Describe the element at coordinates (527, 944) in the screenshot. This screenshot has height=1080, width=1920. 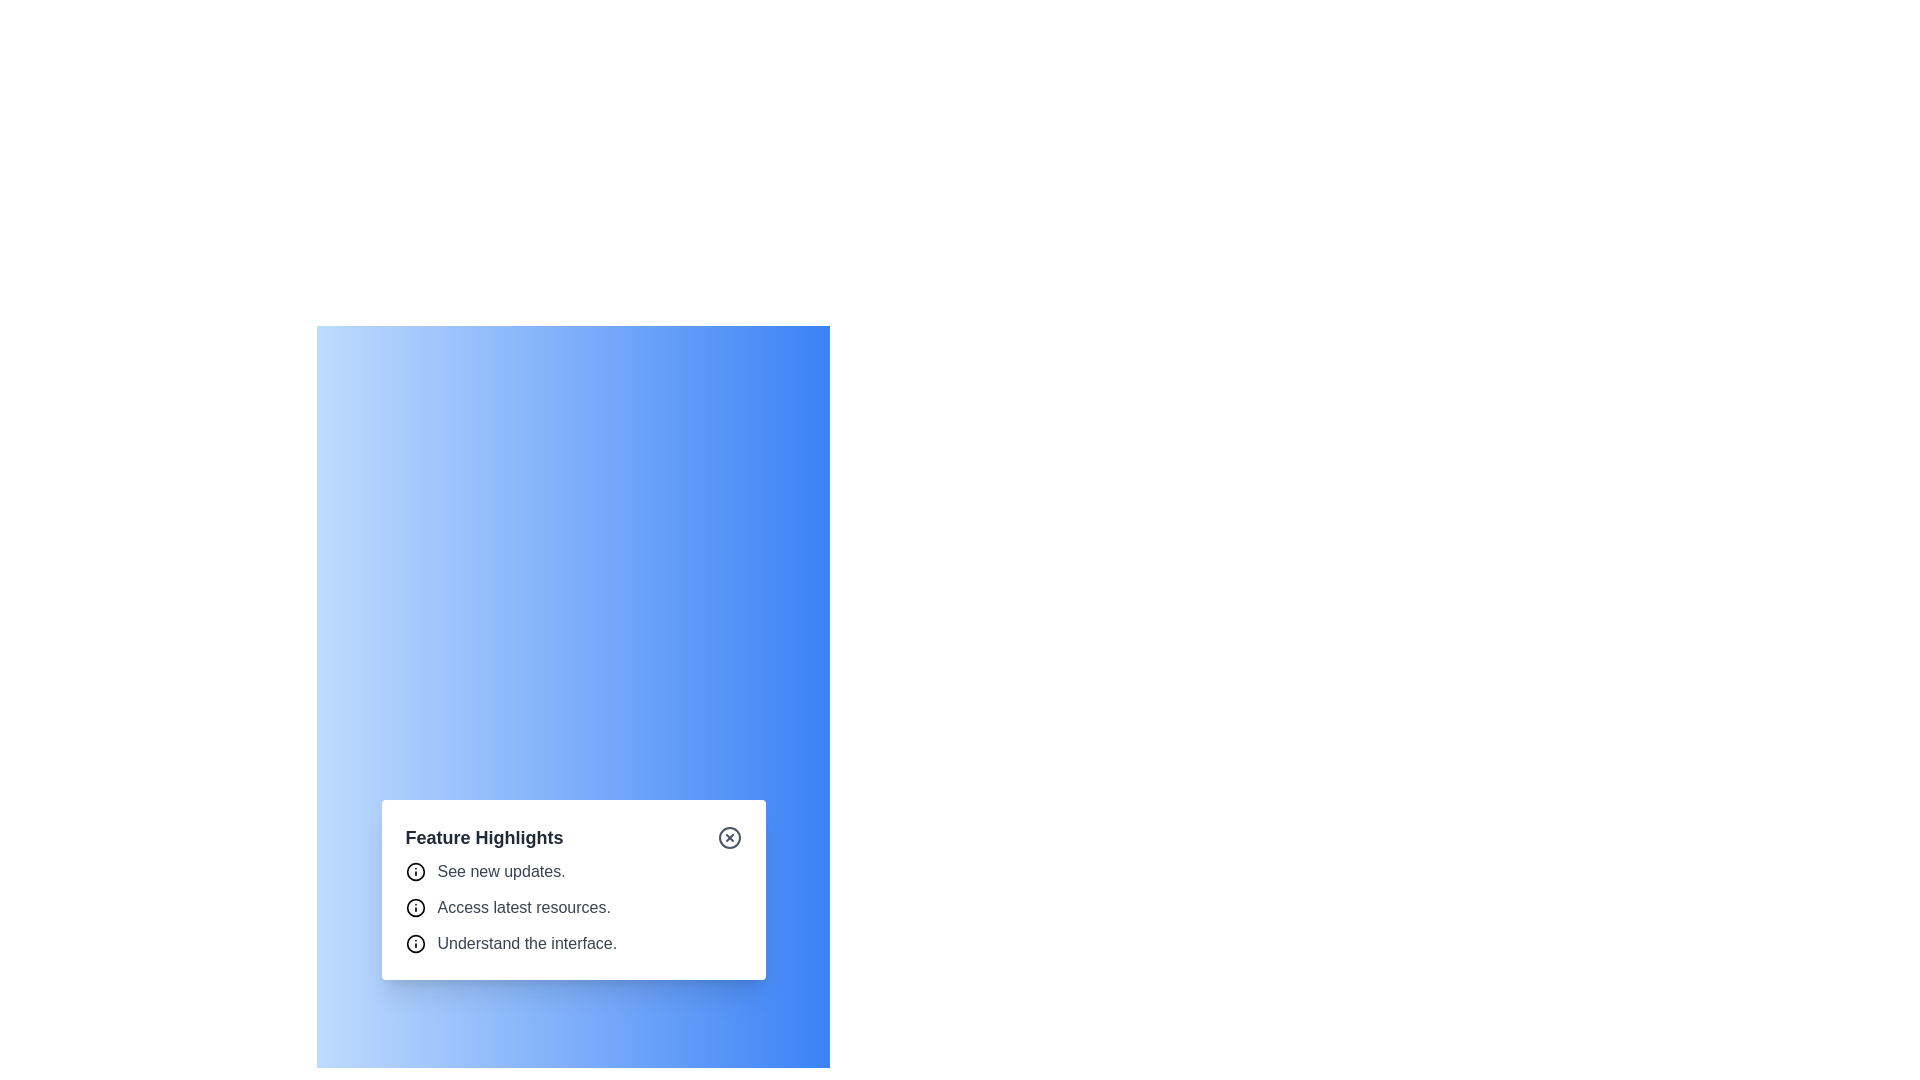
I see `the text label that reads 'Understand the interface.' which is the third item under the heading 'Feature Highlights.'` at that location.